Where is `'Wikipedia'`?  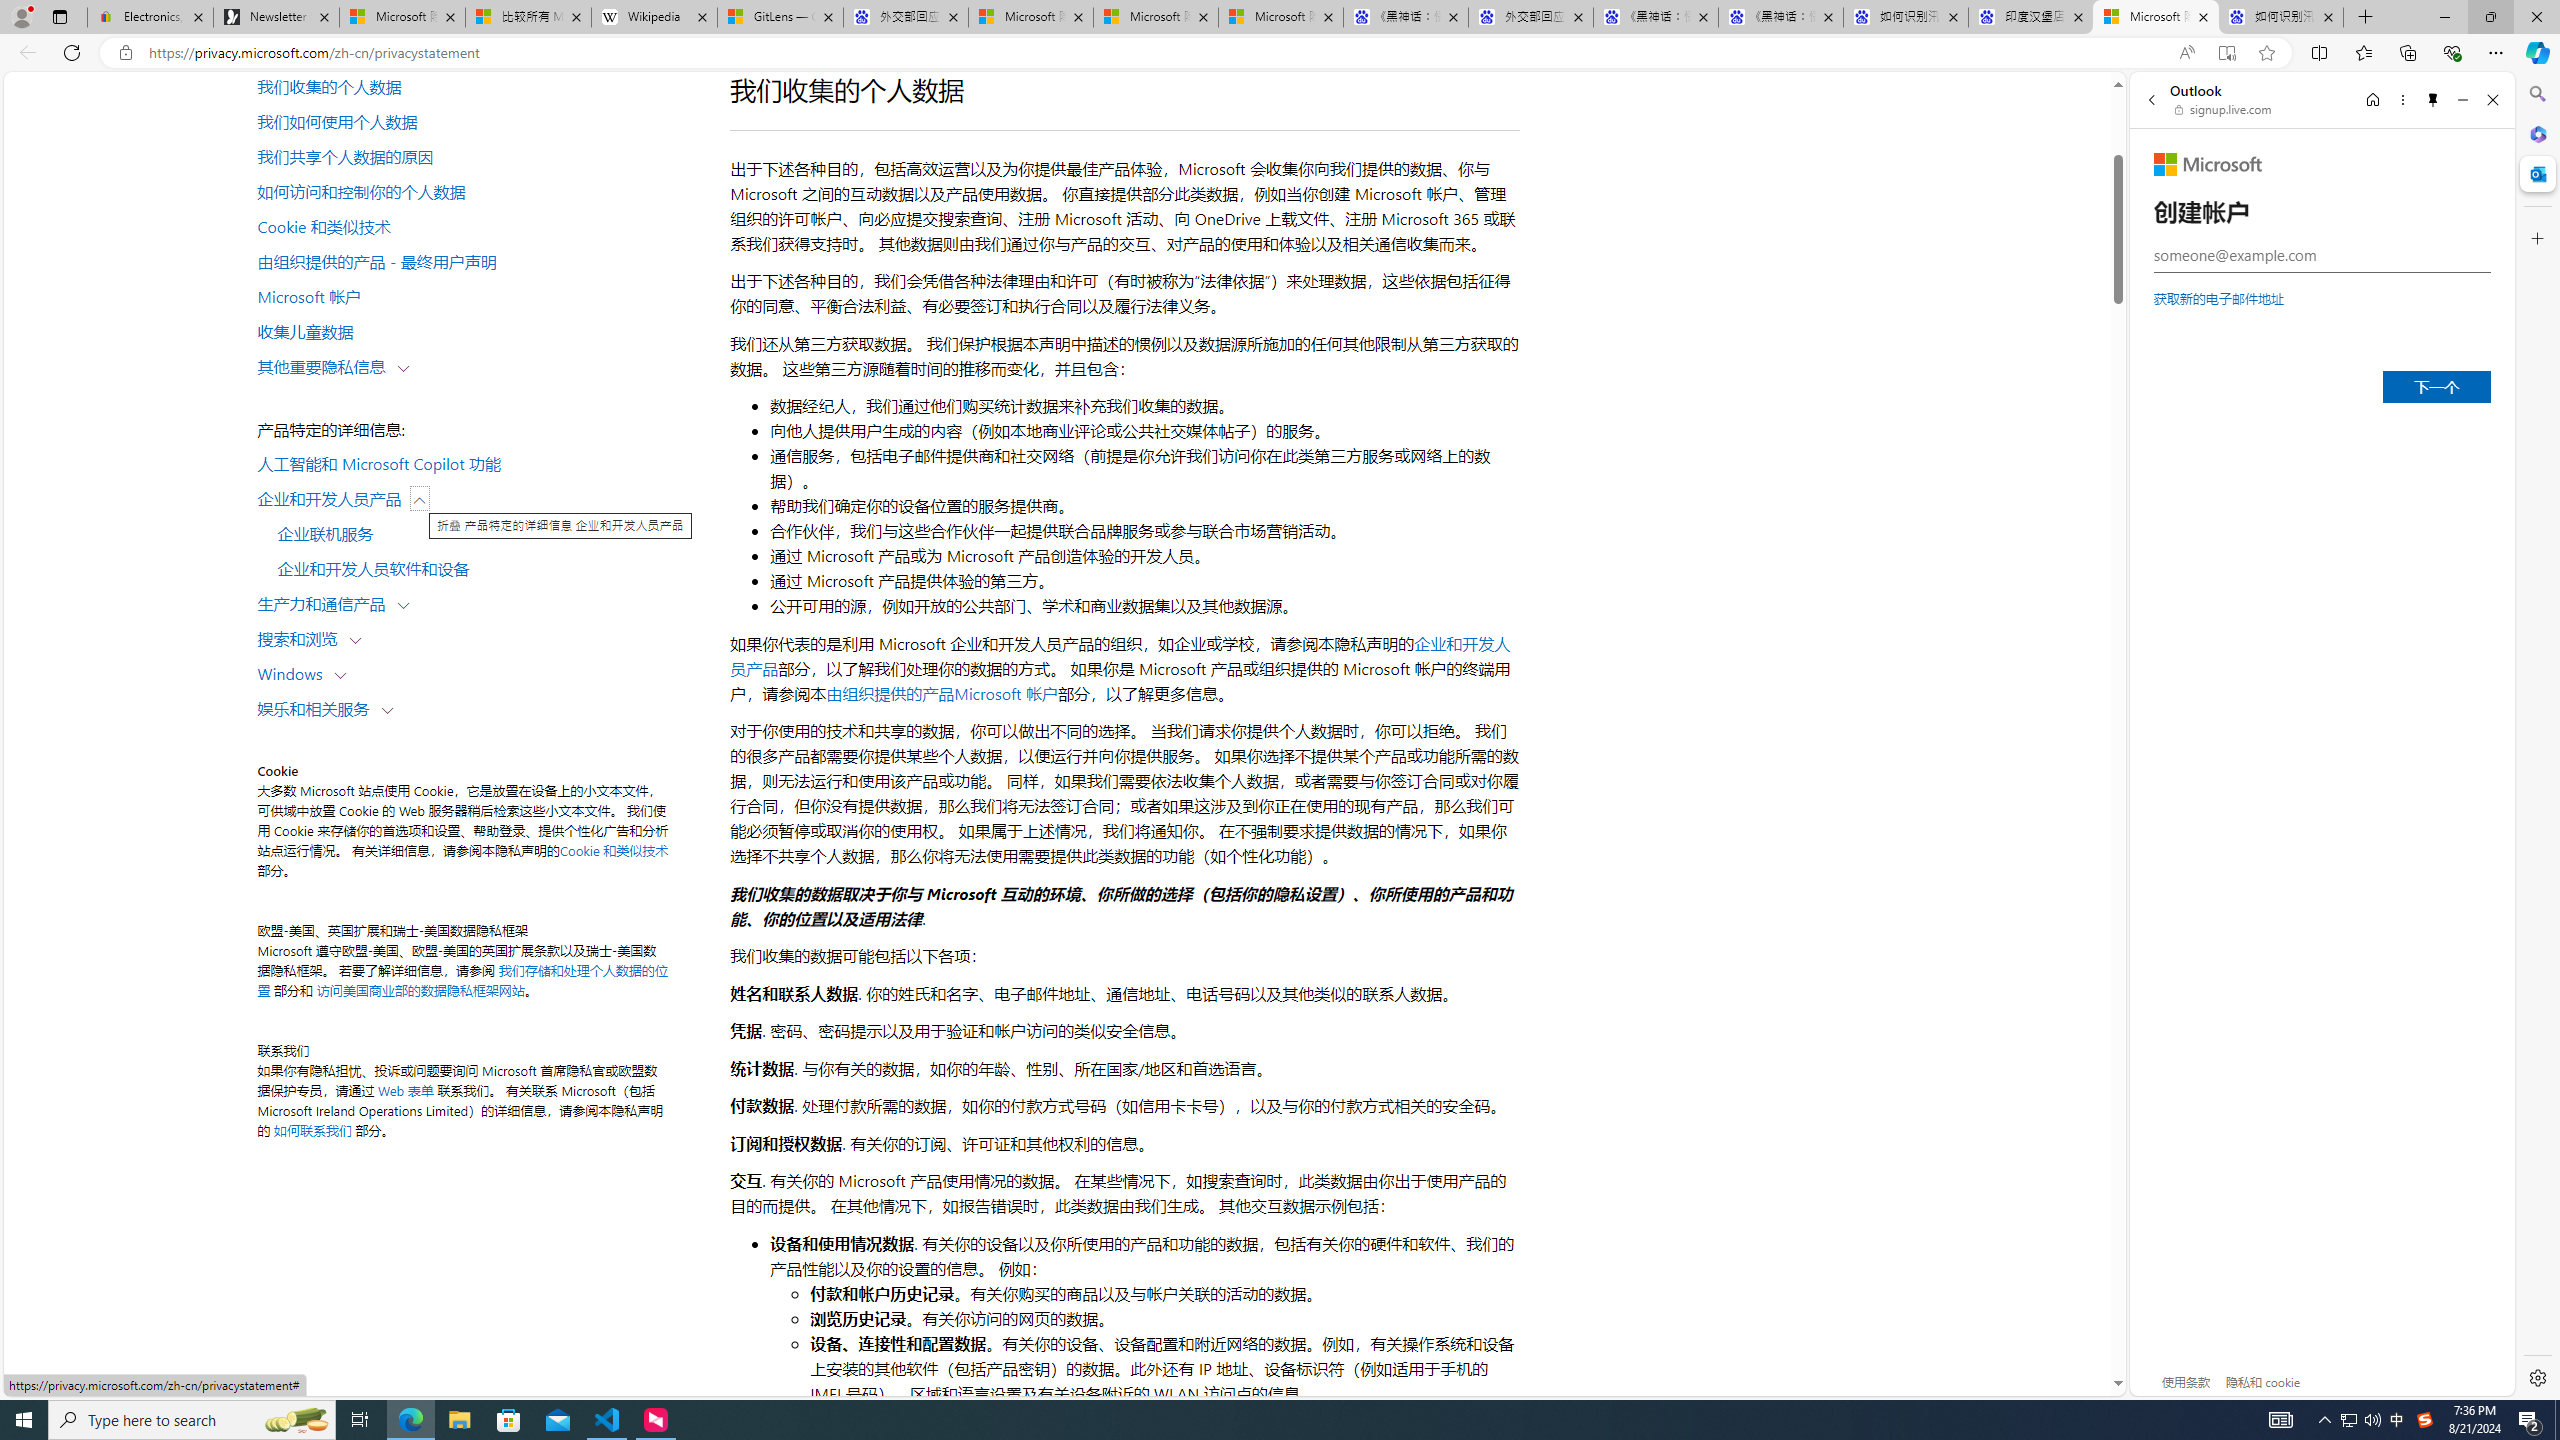
'Wikipedia' is located at coordinates (655, 16).